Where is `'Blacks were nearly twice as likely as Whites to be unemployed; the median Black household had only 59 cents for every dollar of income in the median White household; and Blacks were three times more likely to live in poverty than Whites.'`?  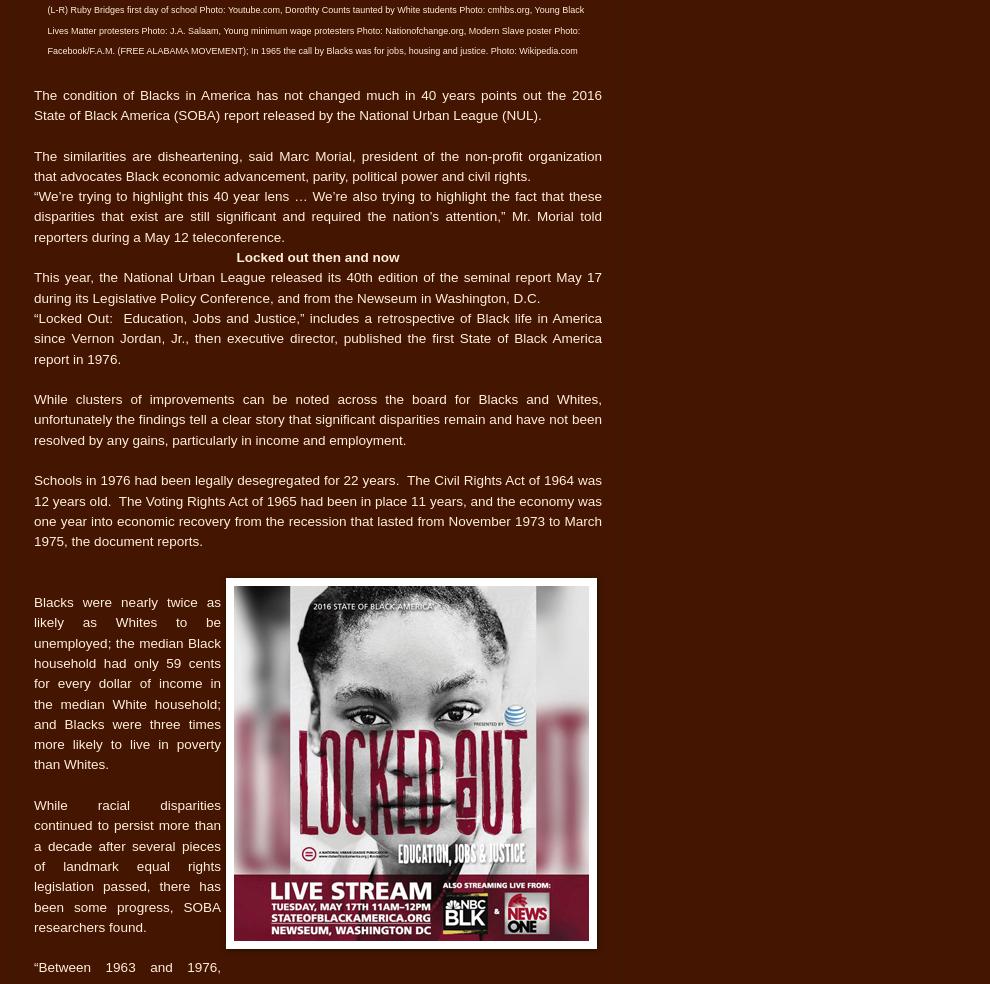
'Blacks were nearly twice as likely as Whites to be unemployed; the median Black household had only 59 cents for every dollar of income in the median White household; and Blacks were three times more likely to live in poverty than Whites.' is located at coordinates (126, 683).